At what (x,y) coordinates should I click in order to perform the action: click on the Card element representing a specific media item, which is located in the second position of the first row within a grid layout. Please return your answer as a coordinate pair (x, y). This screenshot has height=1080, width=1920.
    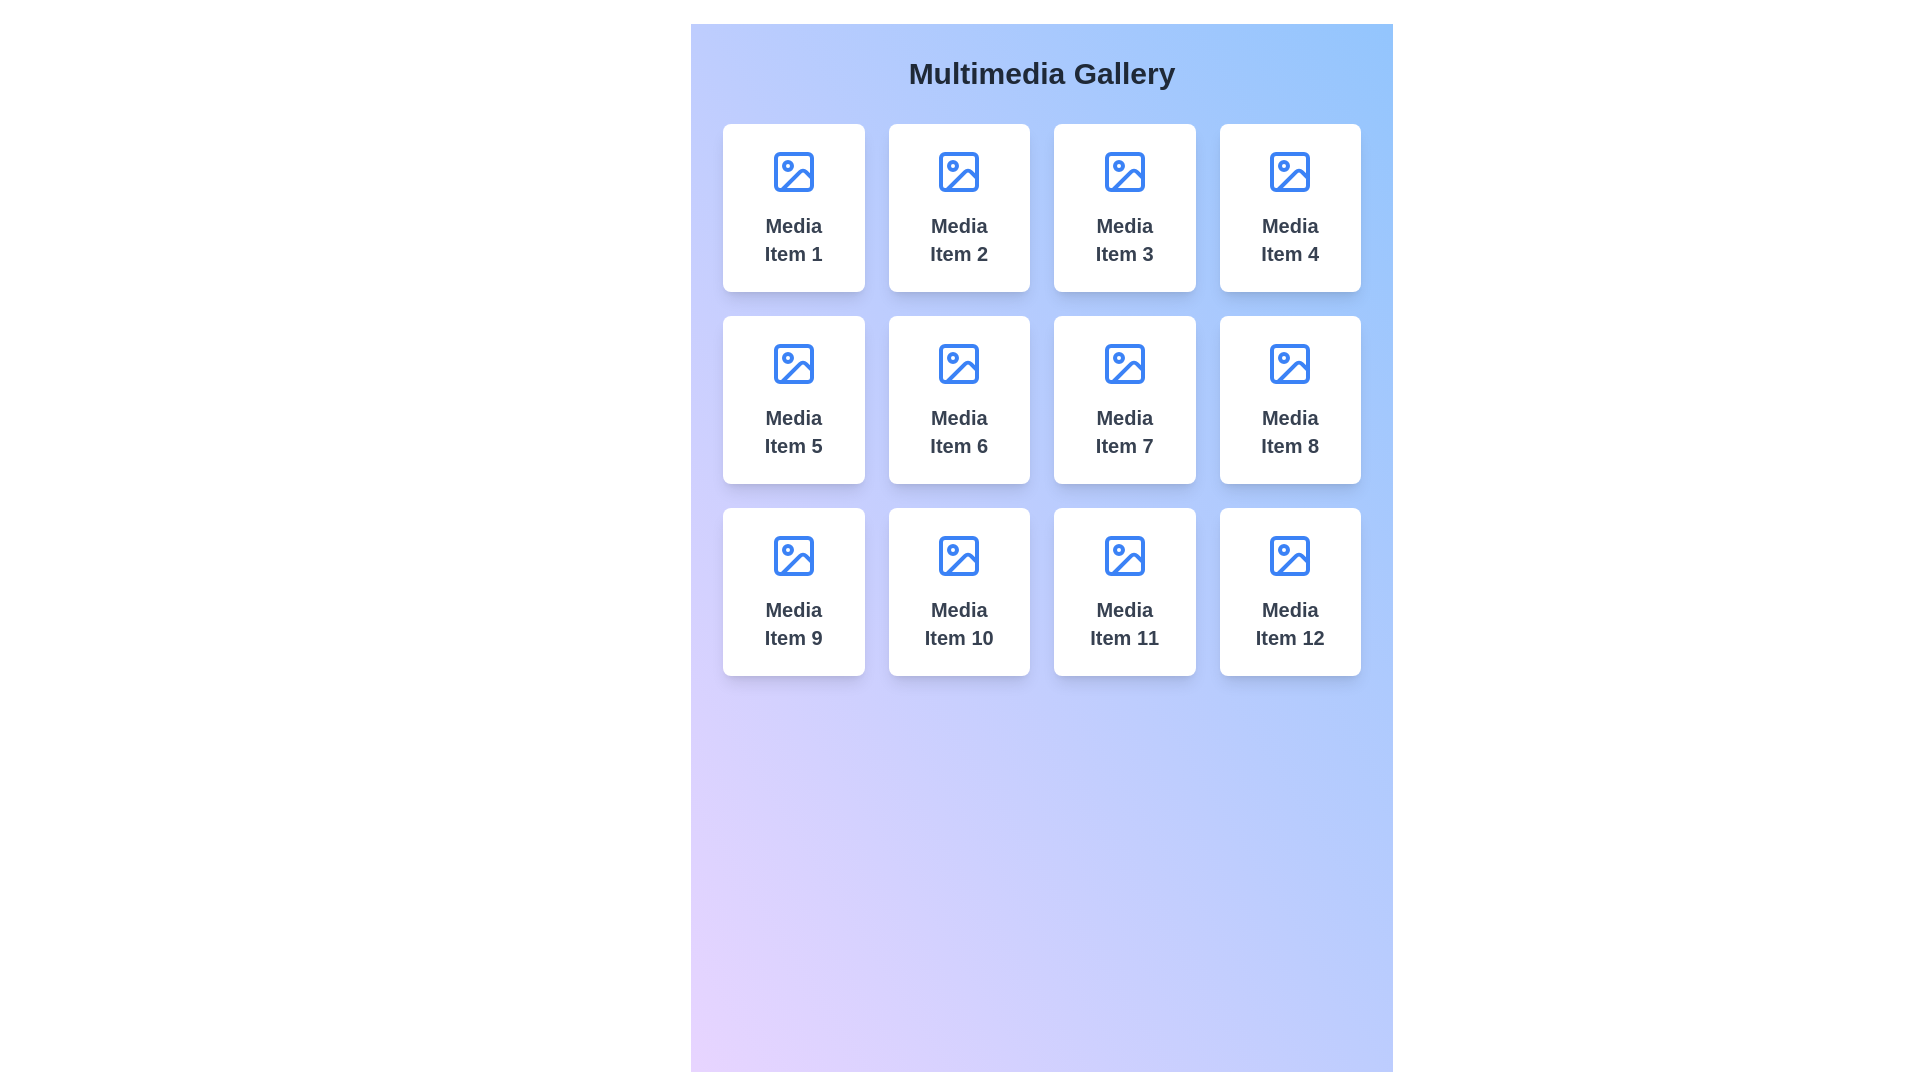
    Looking at the image, I should click on (958, 208).